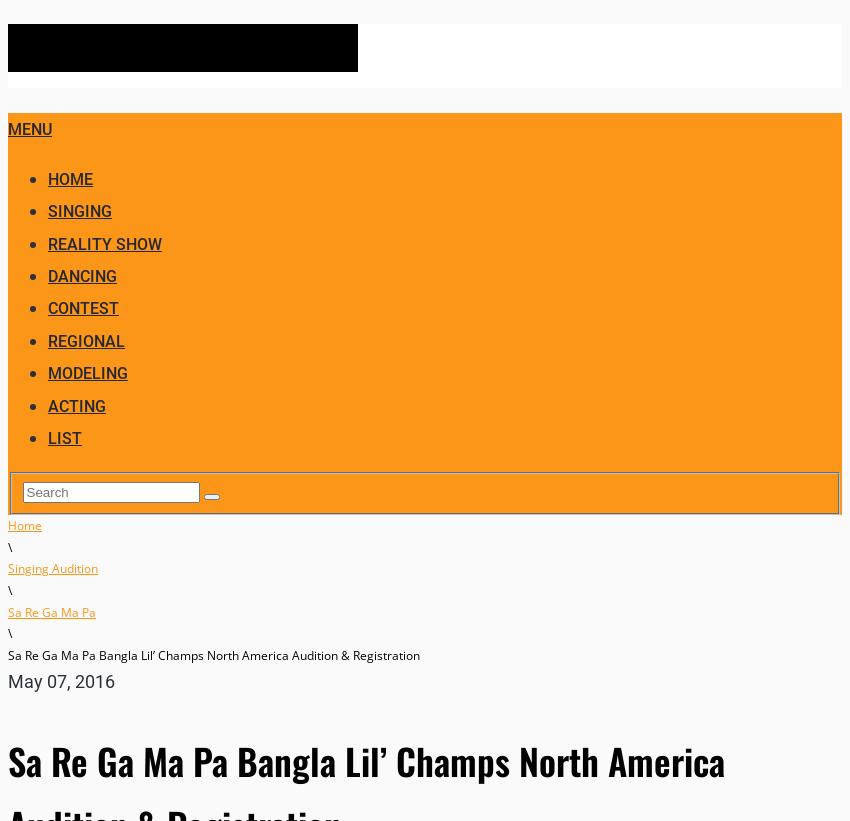 The width and height of the screenshot is (850, 821). What do you see at coordinates (6, 567) in the screenshot?
I see `'Singing Audition'` at bounding box center [6, 567].